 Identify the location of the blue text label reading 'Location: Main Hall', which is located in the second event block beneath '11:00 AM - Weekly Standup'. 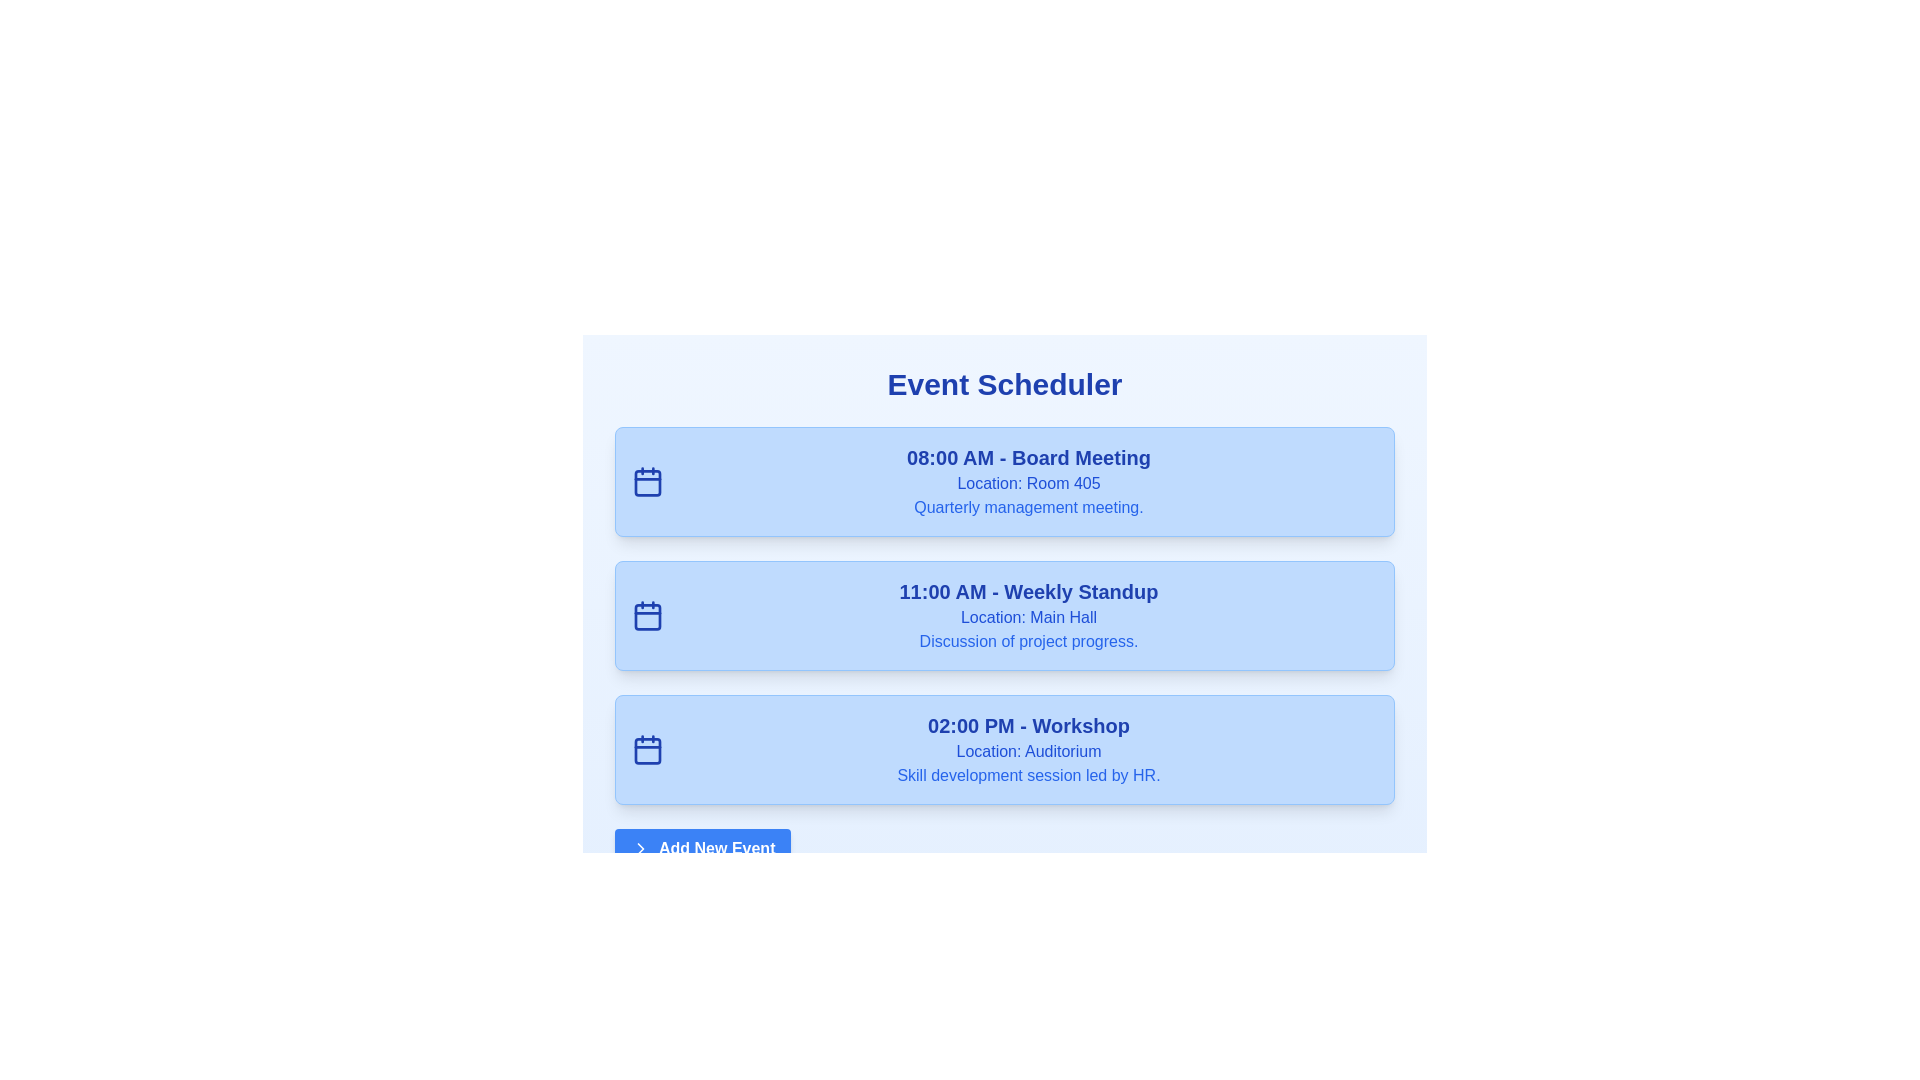
(1028, 616).